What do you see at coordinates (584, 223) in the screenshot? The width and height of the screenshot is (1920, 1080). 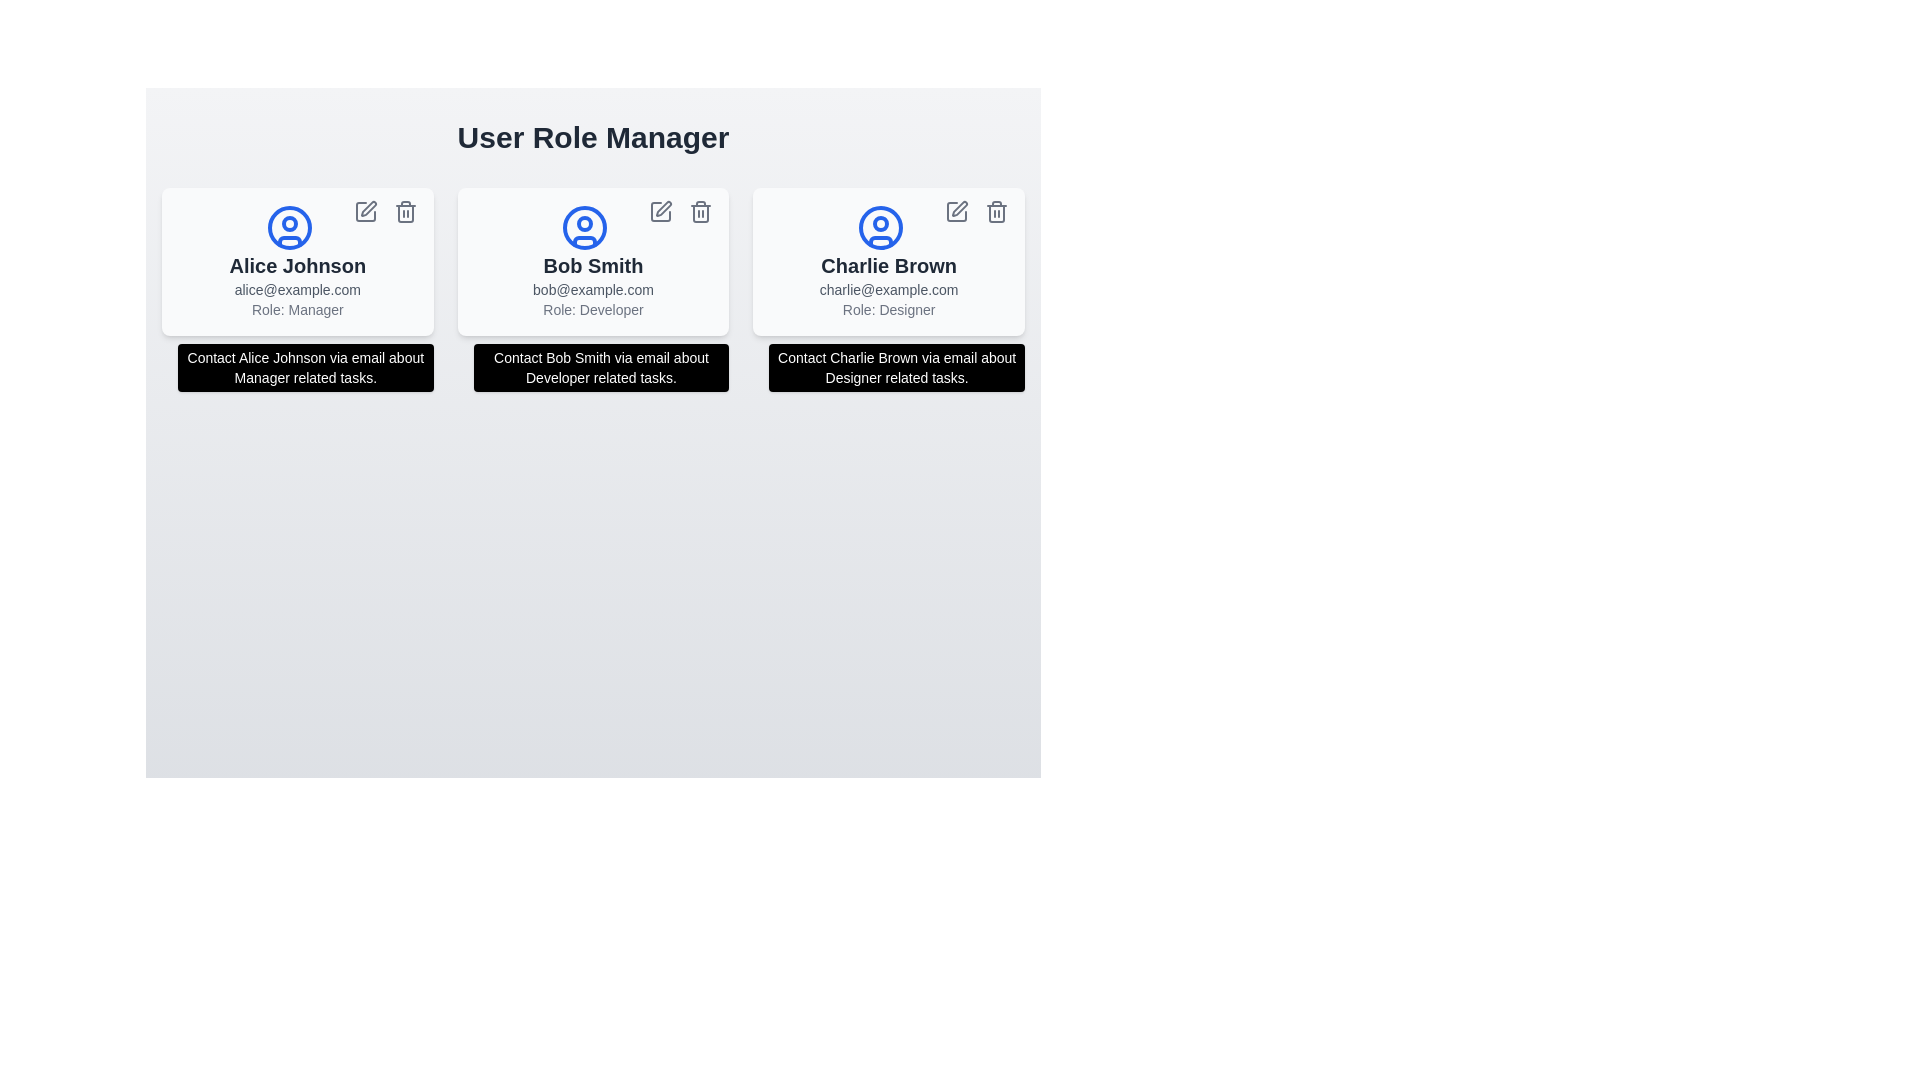 I see `the circle component of the user profile icon located at the center of the second card from the left in a row of three cards` at bounding box center [584, 223].